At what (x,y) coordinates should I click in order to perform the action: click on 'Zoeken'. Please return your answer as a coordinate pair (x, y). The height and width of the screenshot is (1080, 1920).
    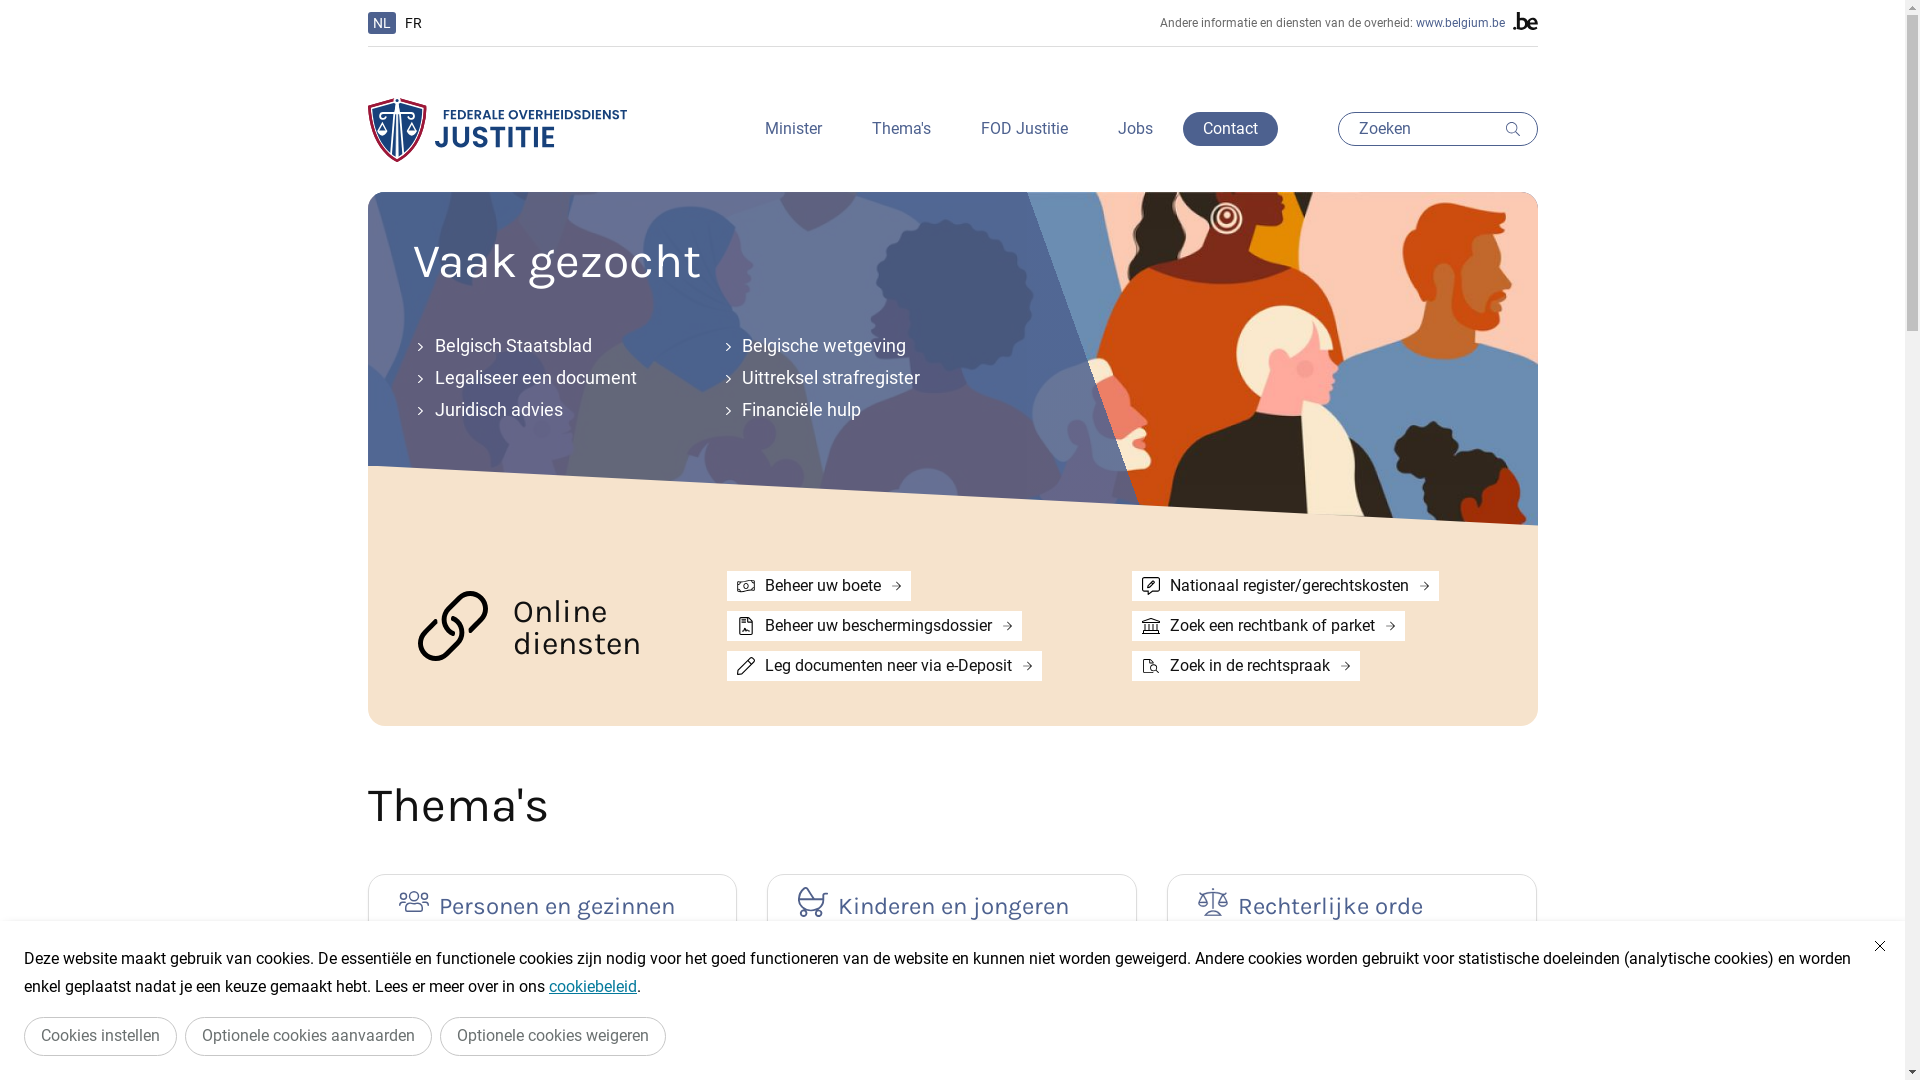
    Looking at the image, I should click on (1437, 128).